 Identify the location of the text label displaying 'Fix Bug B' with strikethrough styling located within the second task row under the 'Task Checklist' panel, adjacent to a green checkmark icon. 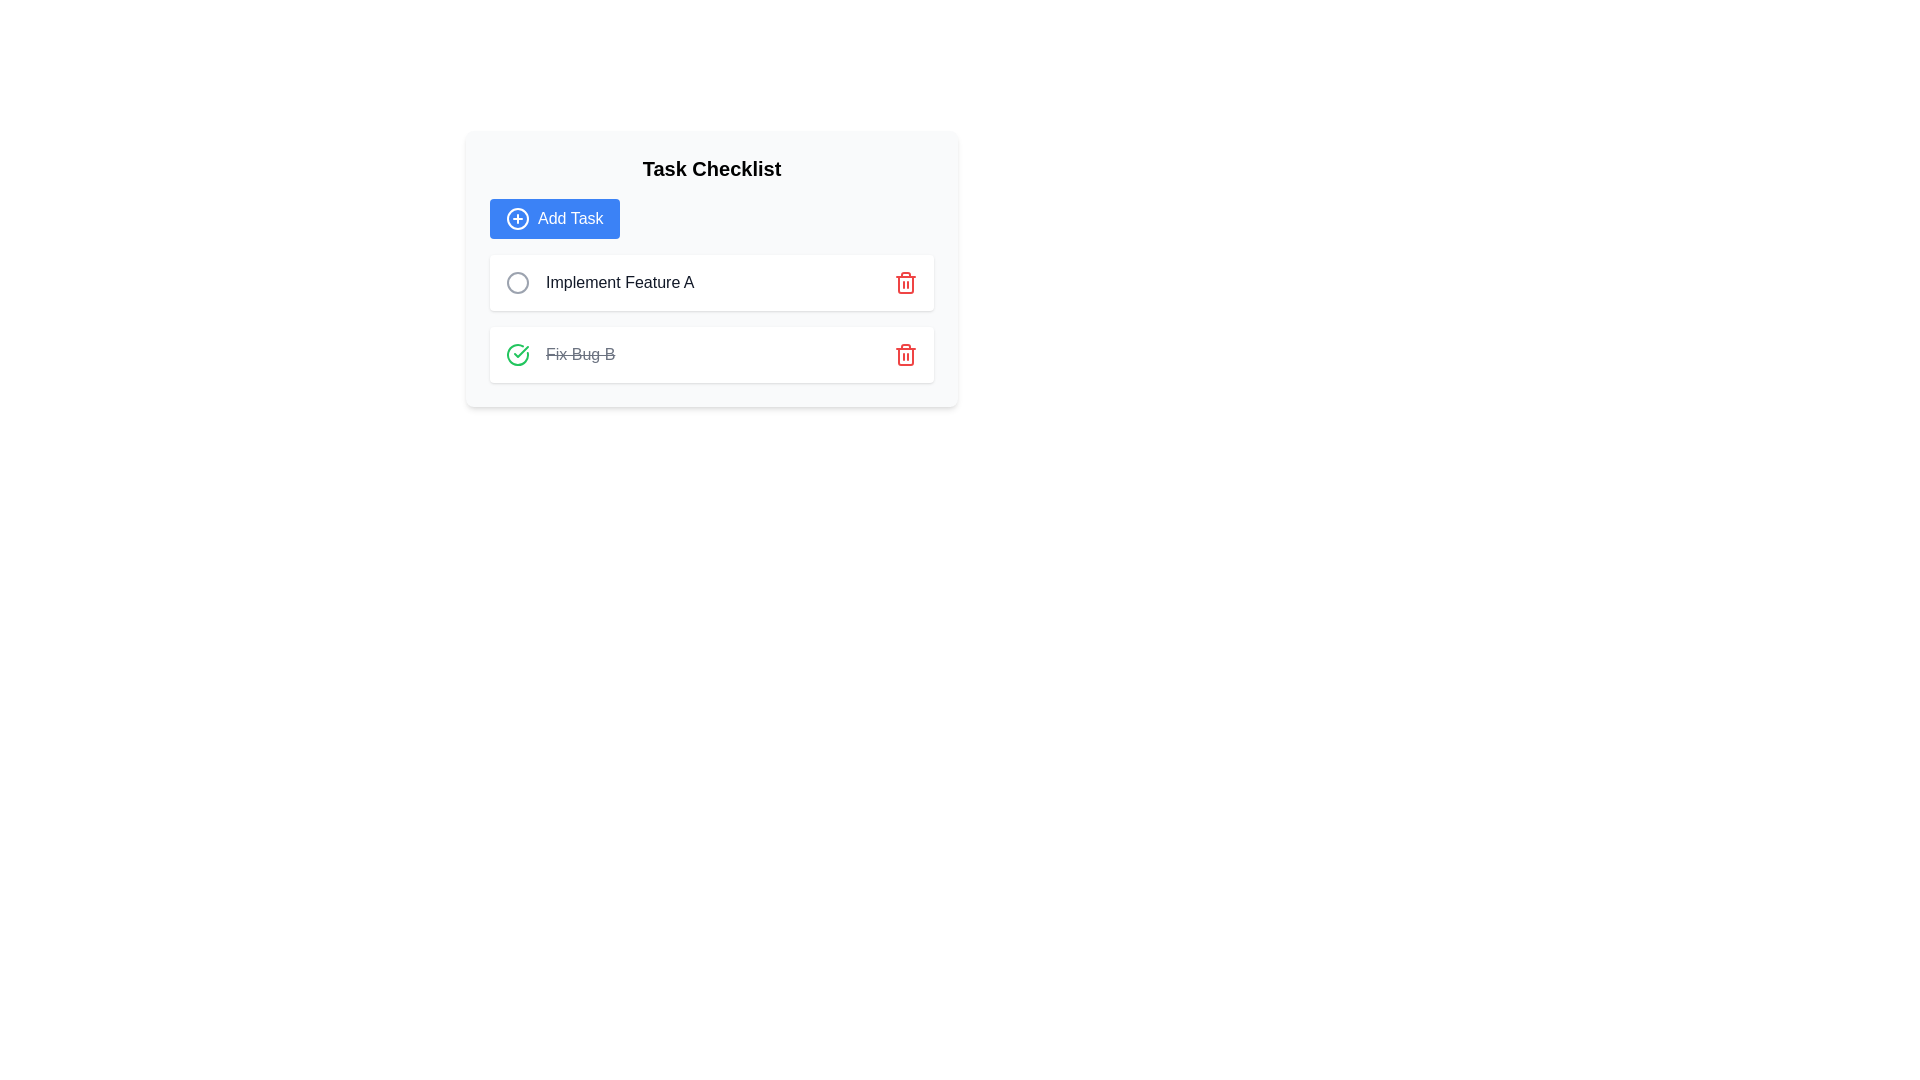
(560, 353).